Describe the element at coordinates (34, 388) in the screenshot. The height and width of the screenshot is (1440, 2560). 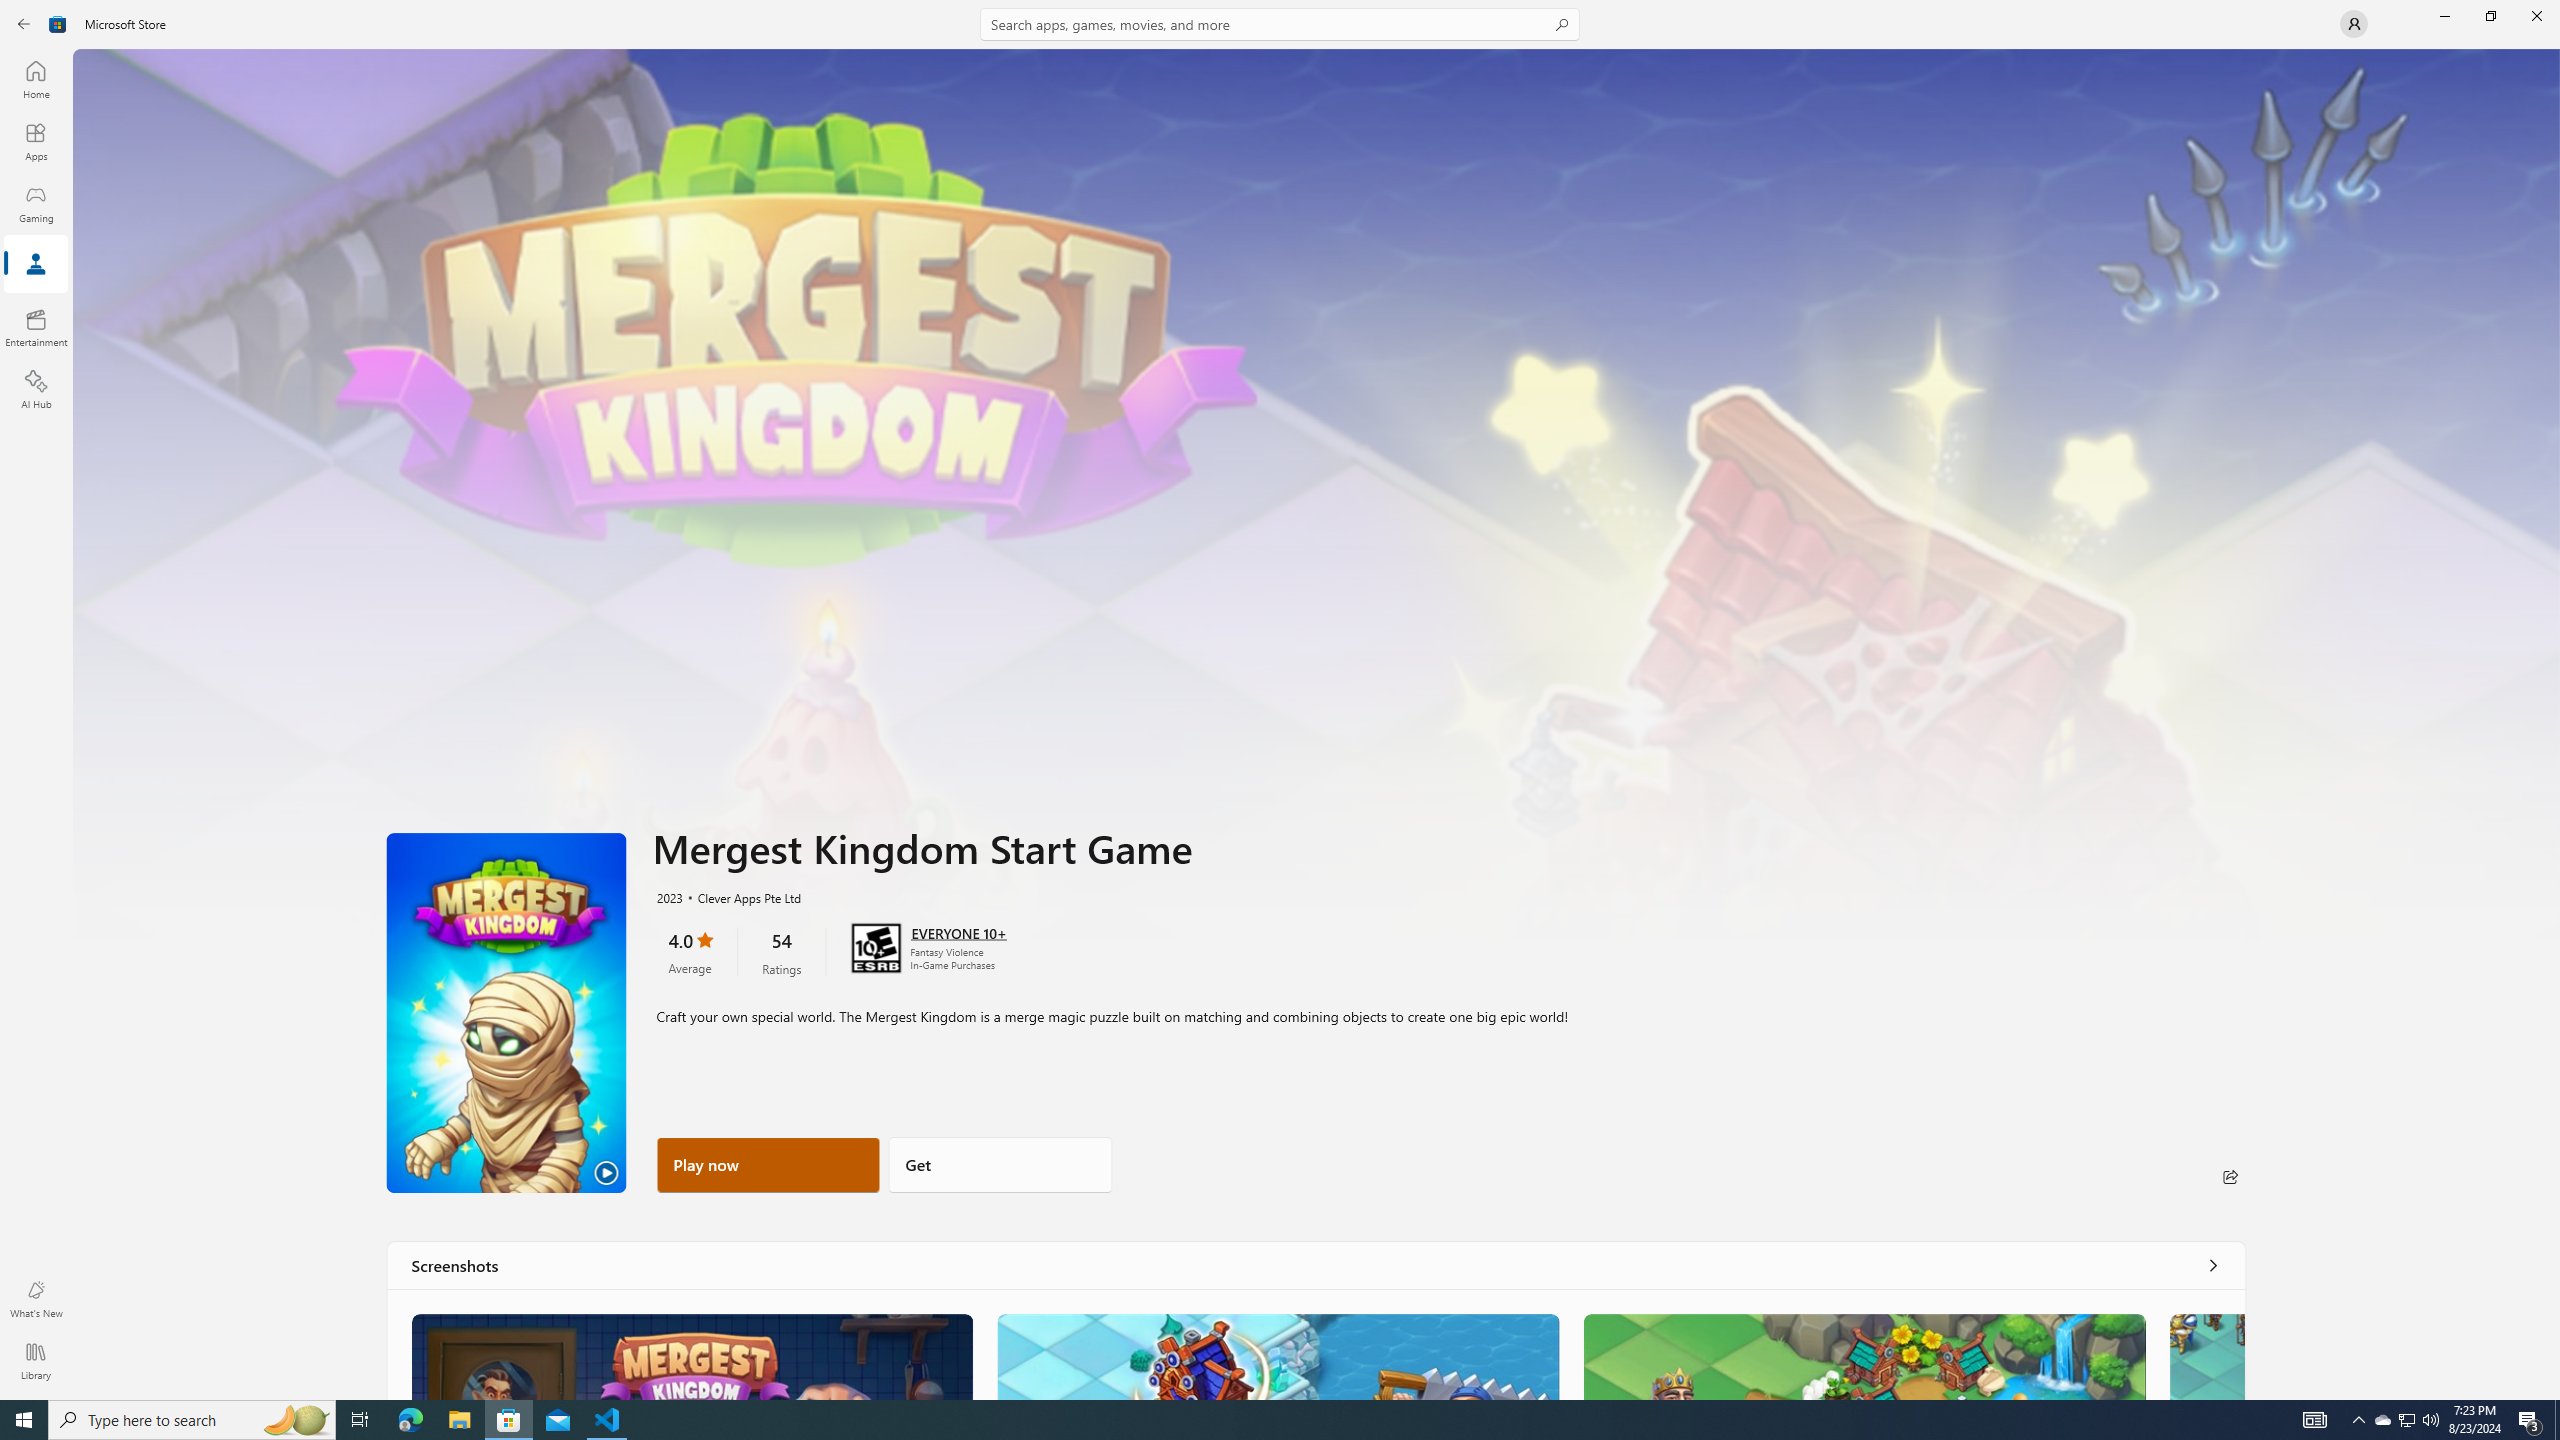
I see `'AI Hub'` at that location.